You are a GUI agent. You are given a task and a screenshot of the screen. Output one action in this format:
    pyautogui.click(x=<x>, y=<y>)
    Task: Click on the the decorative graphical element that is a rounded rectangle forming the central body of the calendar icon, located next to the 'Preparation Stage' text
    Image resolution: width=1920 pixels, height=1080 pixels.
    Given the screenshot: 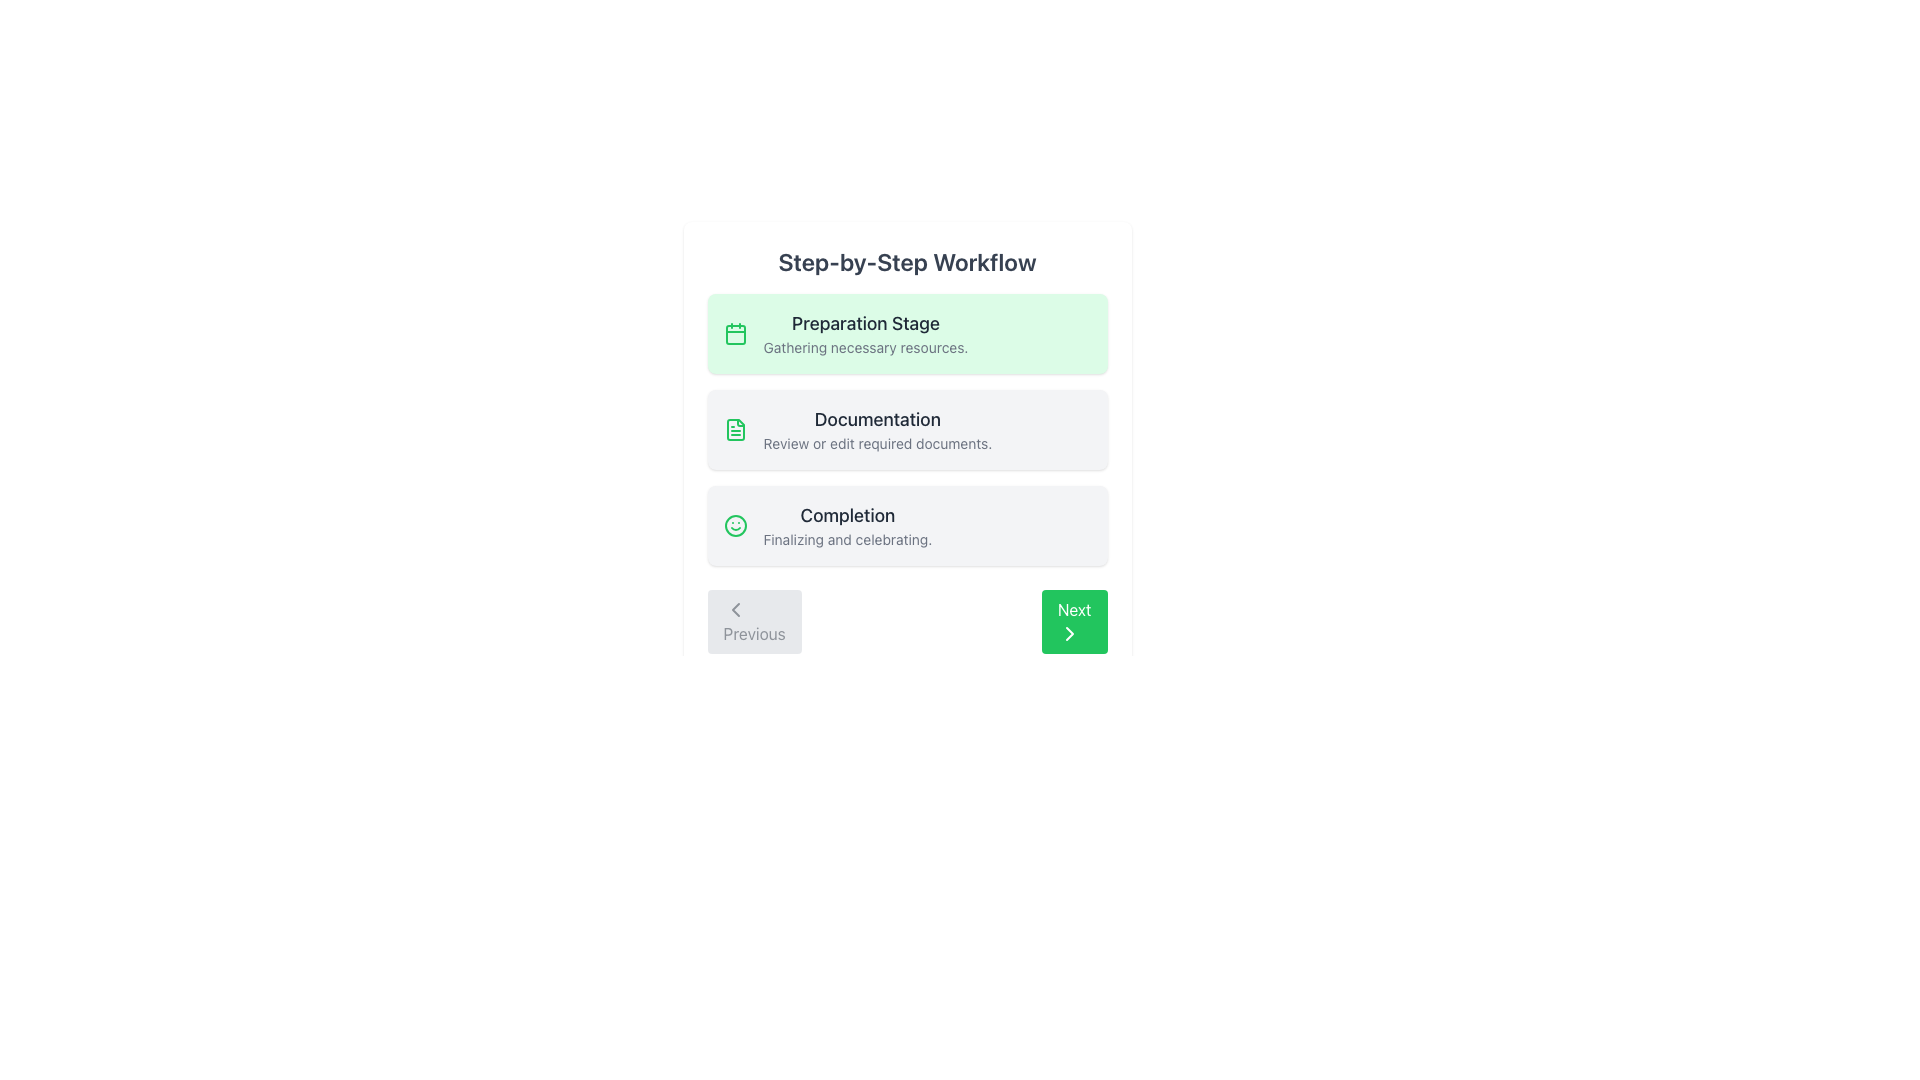 What is the action you would take?
    pyautogui.click(x=734, y=334)
    